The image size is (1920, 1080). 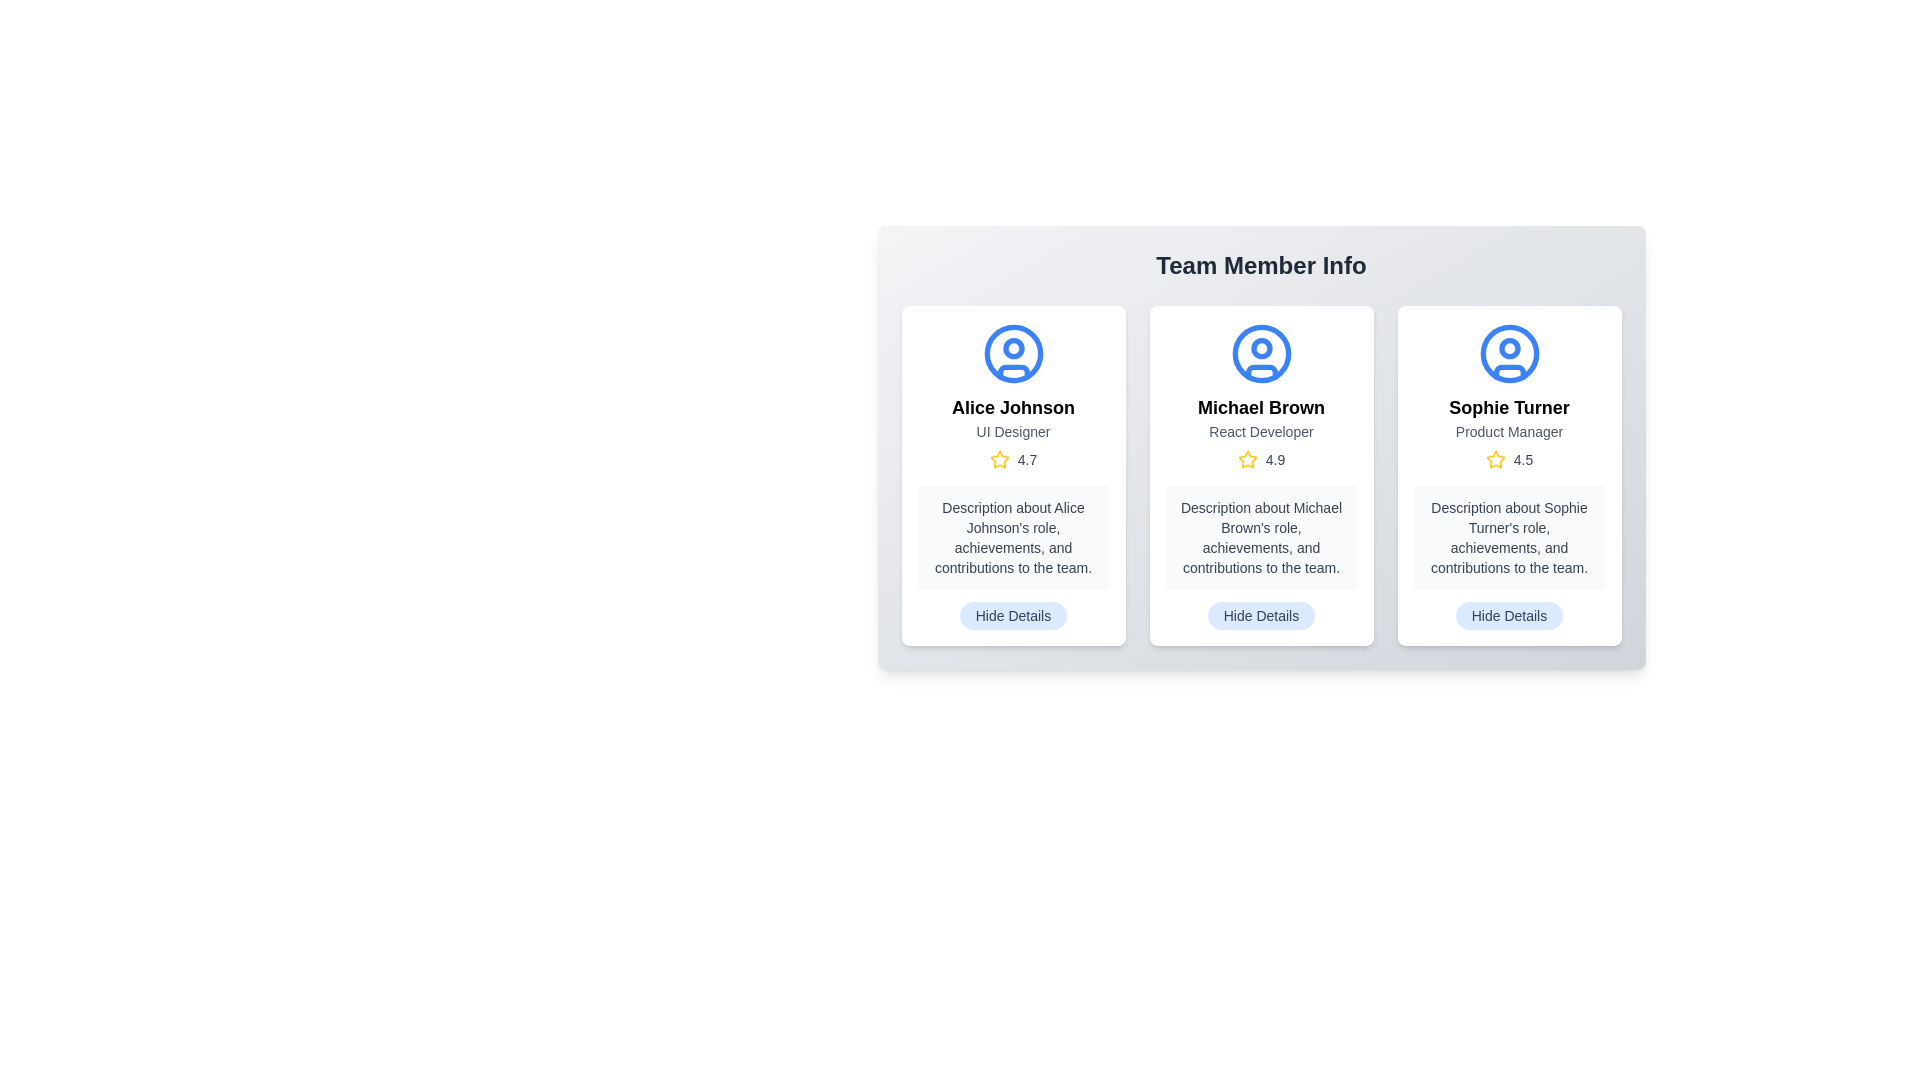 What do you see at coordinates (1260, 353) in the screenshot?
I see `the user icon in a blue circle located at the top-middle of the card for 'Michael Brown', which is above the title 'React Developer'` at bounding box center [1260, 353].